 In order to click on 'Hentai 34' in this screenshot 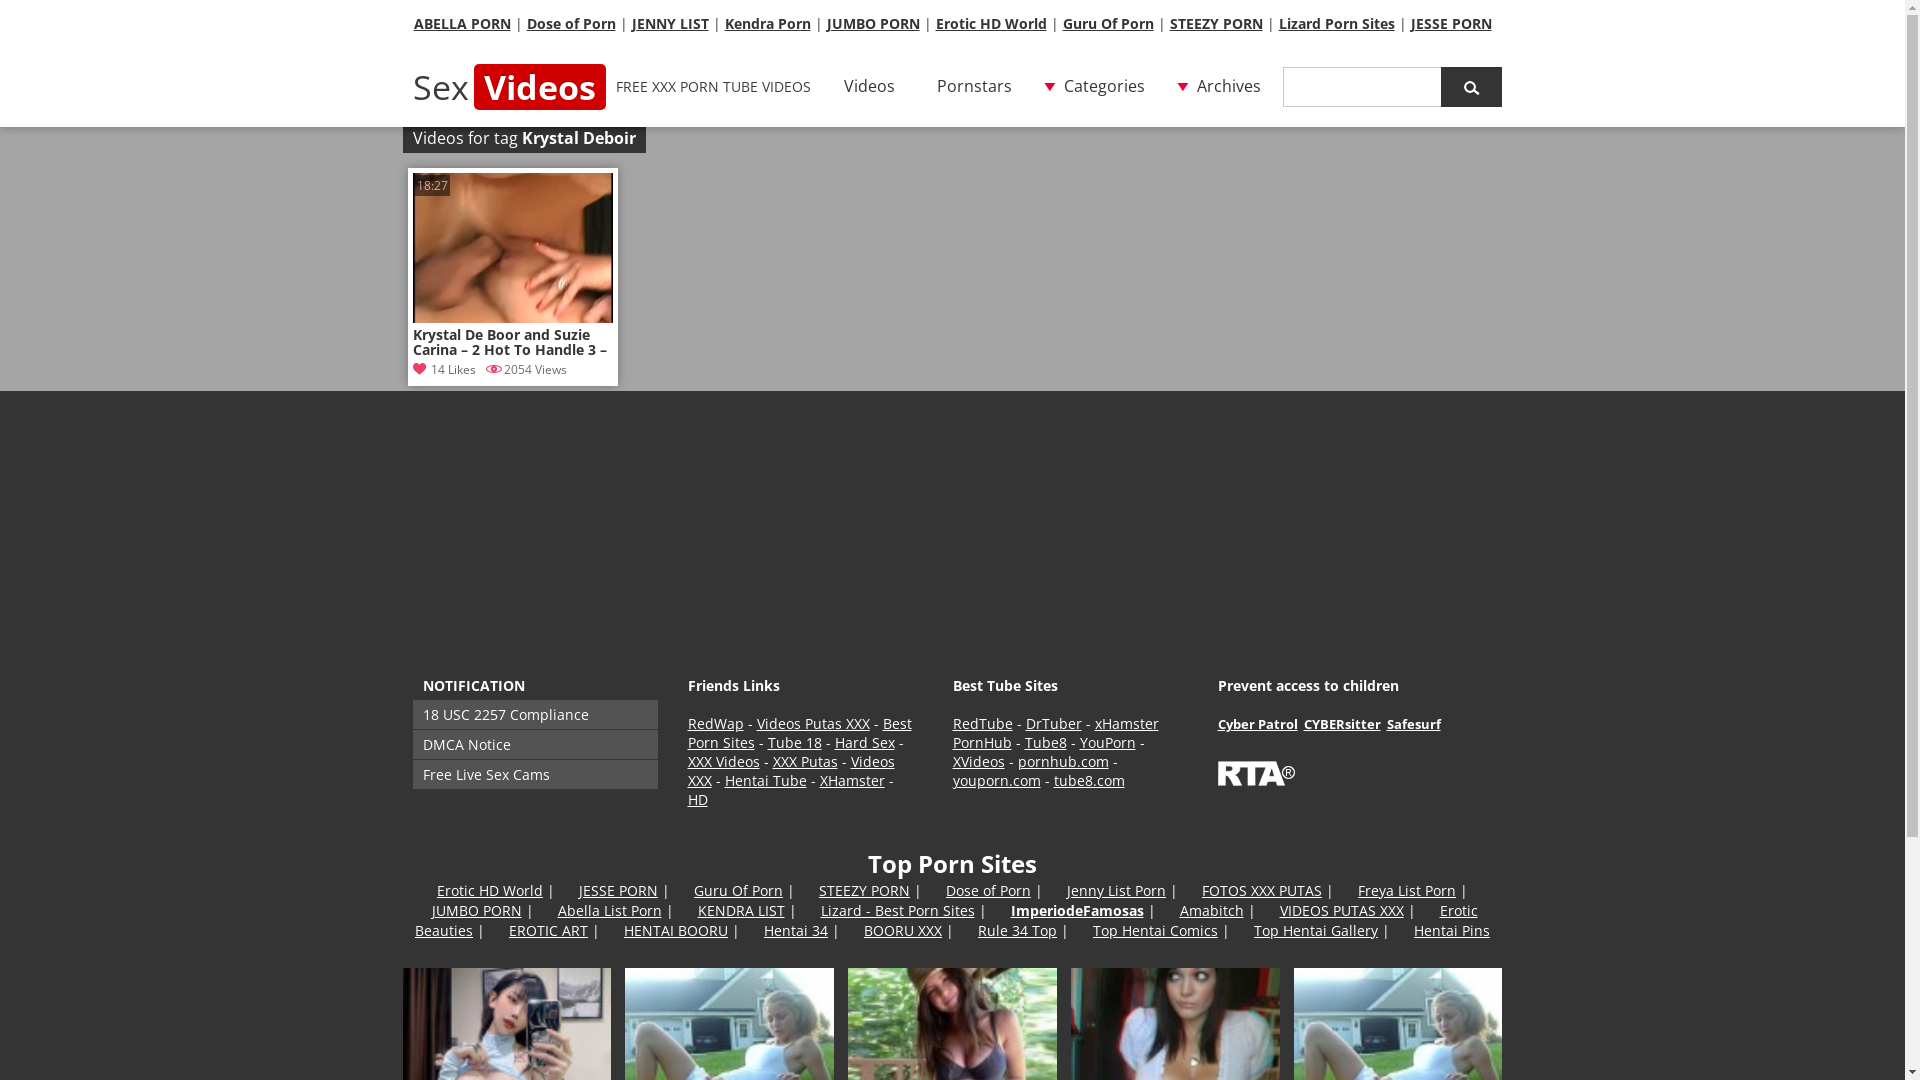, I will do `click(795, 930)`.